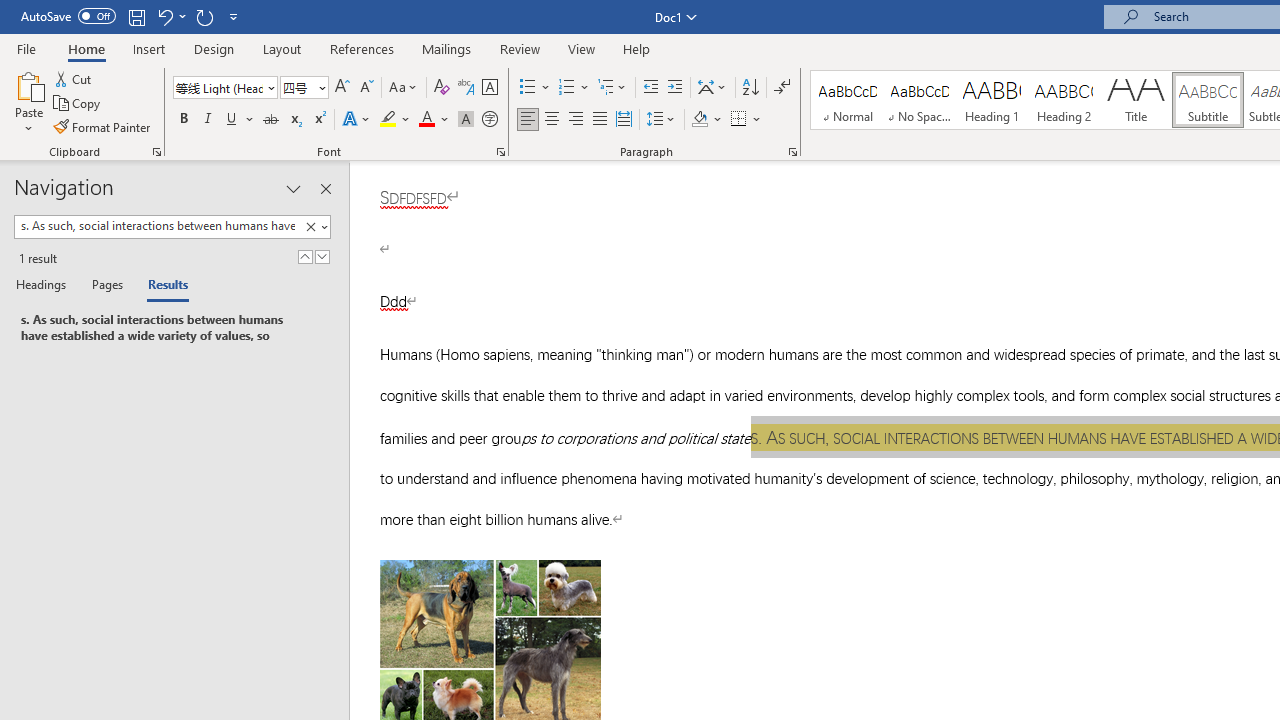 This screenshot has height=720, width=1280. Describe the element at coordinates (791, 150) in the screenshot. I see `'Paragraph...'` at that location.